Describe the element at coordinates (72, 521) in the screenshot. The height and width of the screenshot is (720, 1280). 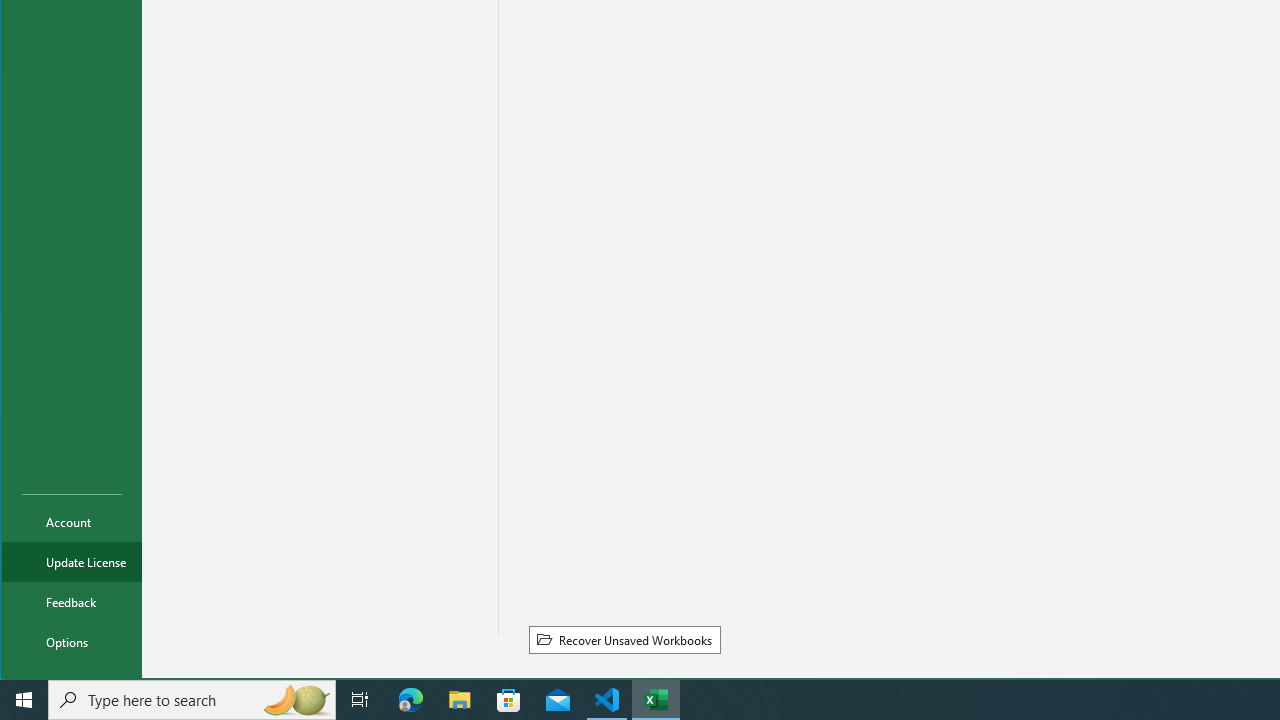
I see `'Account'` at that location.